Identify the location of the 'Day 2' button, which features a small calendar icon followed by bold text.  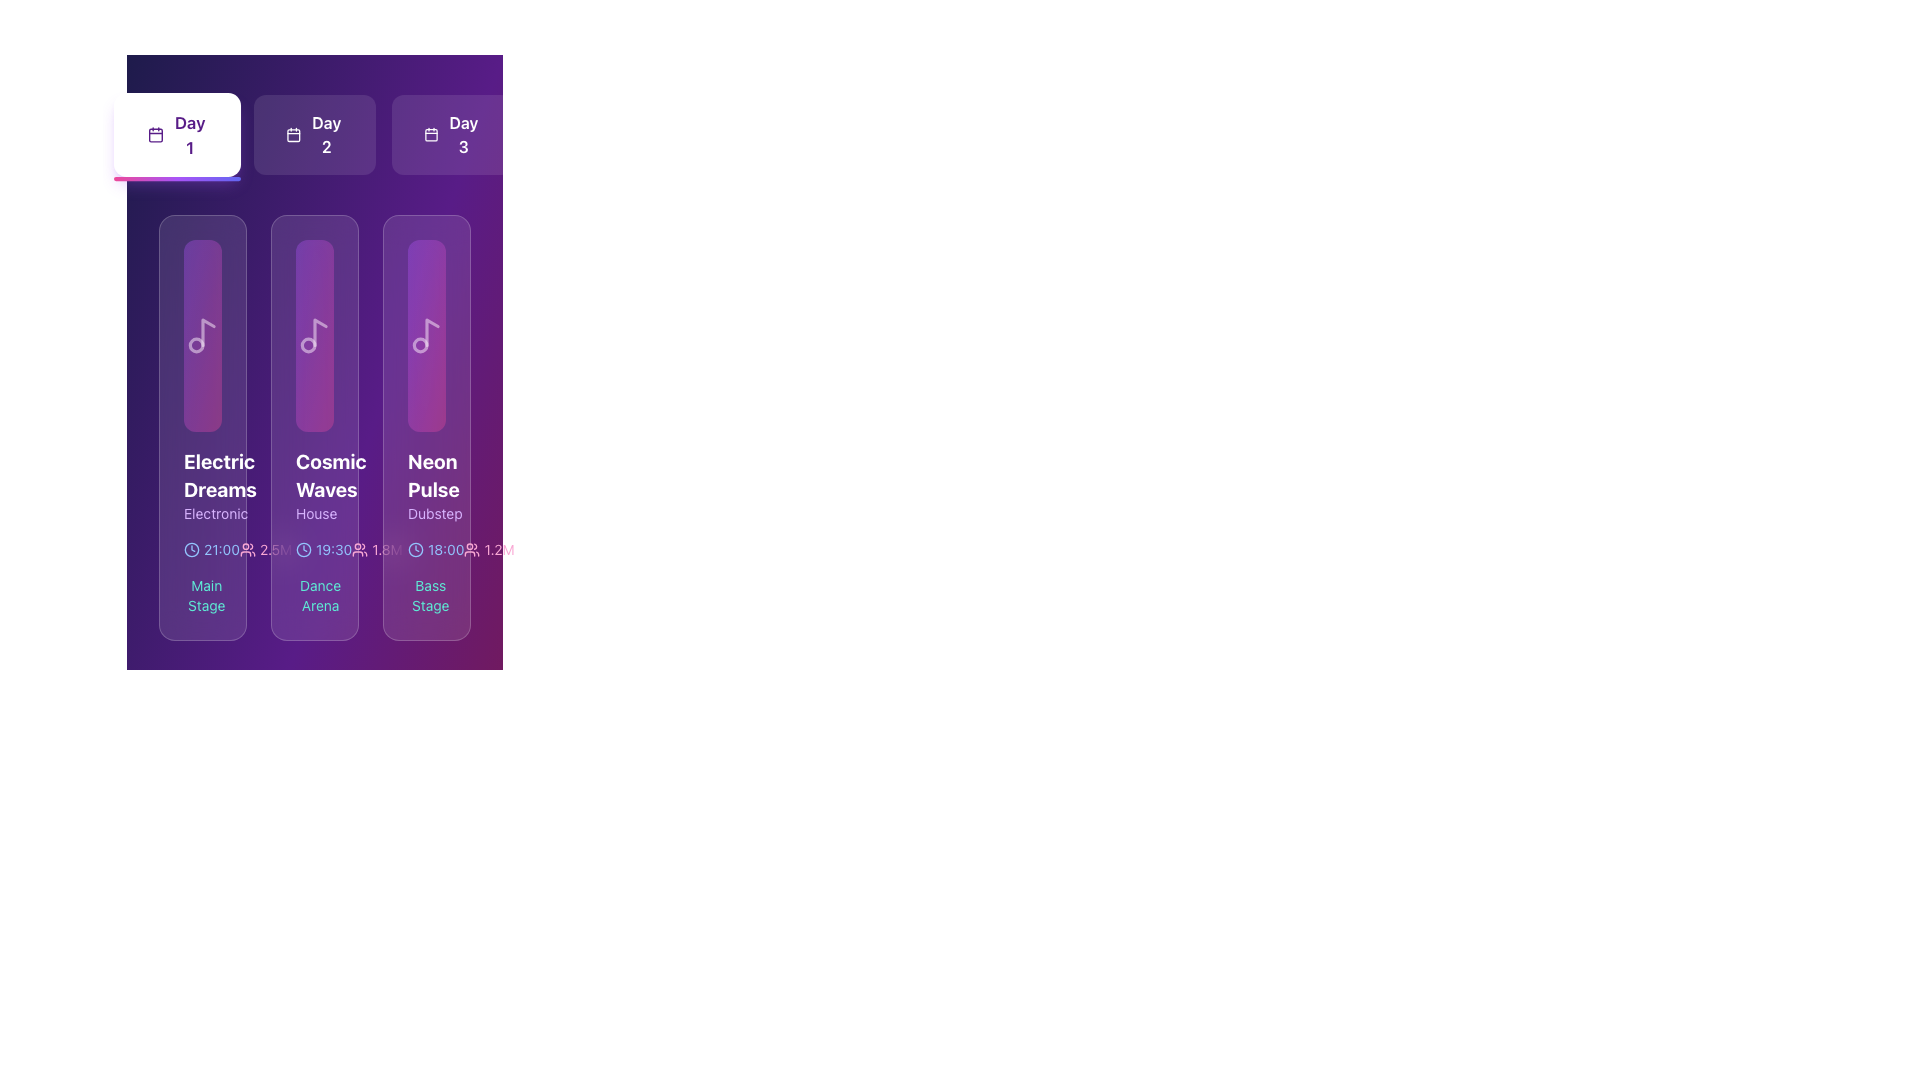
(314, 135).